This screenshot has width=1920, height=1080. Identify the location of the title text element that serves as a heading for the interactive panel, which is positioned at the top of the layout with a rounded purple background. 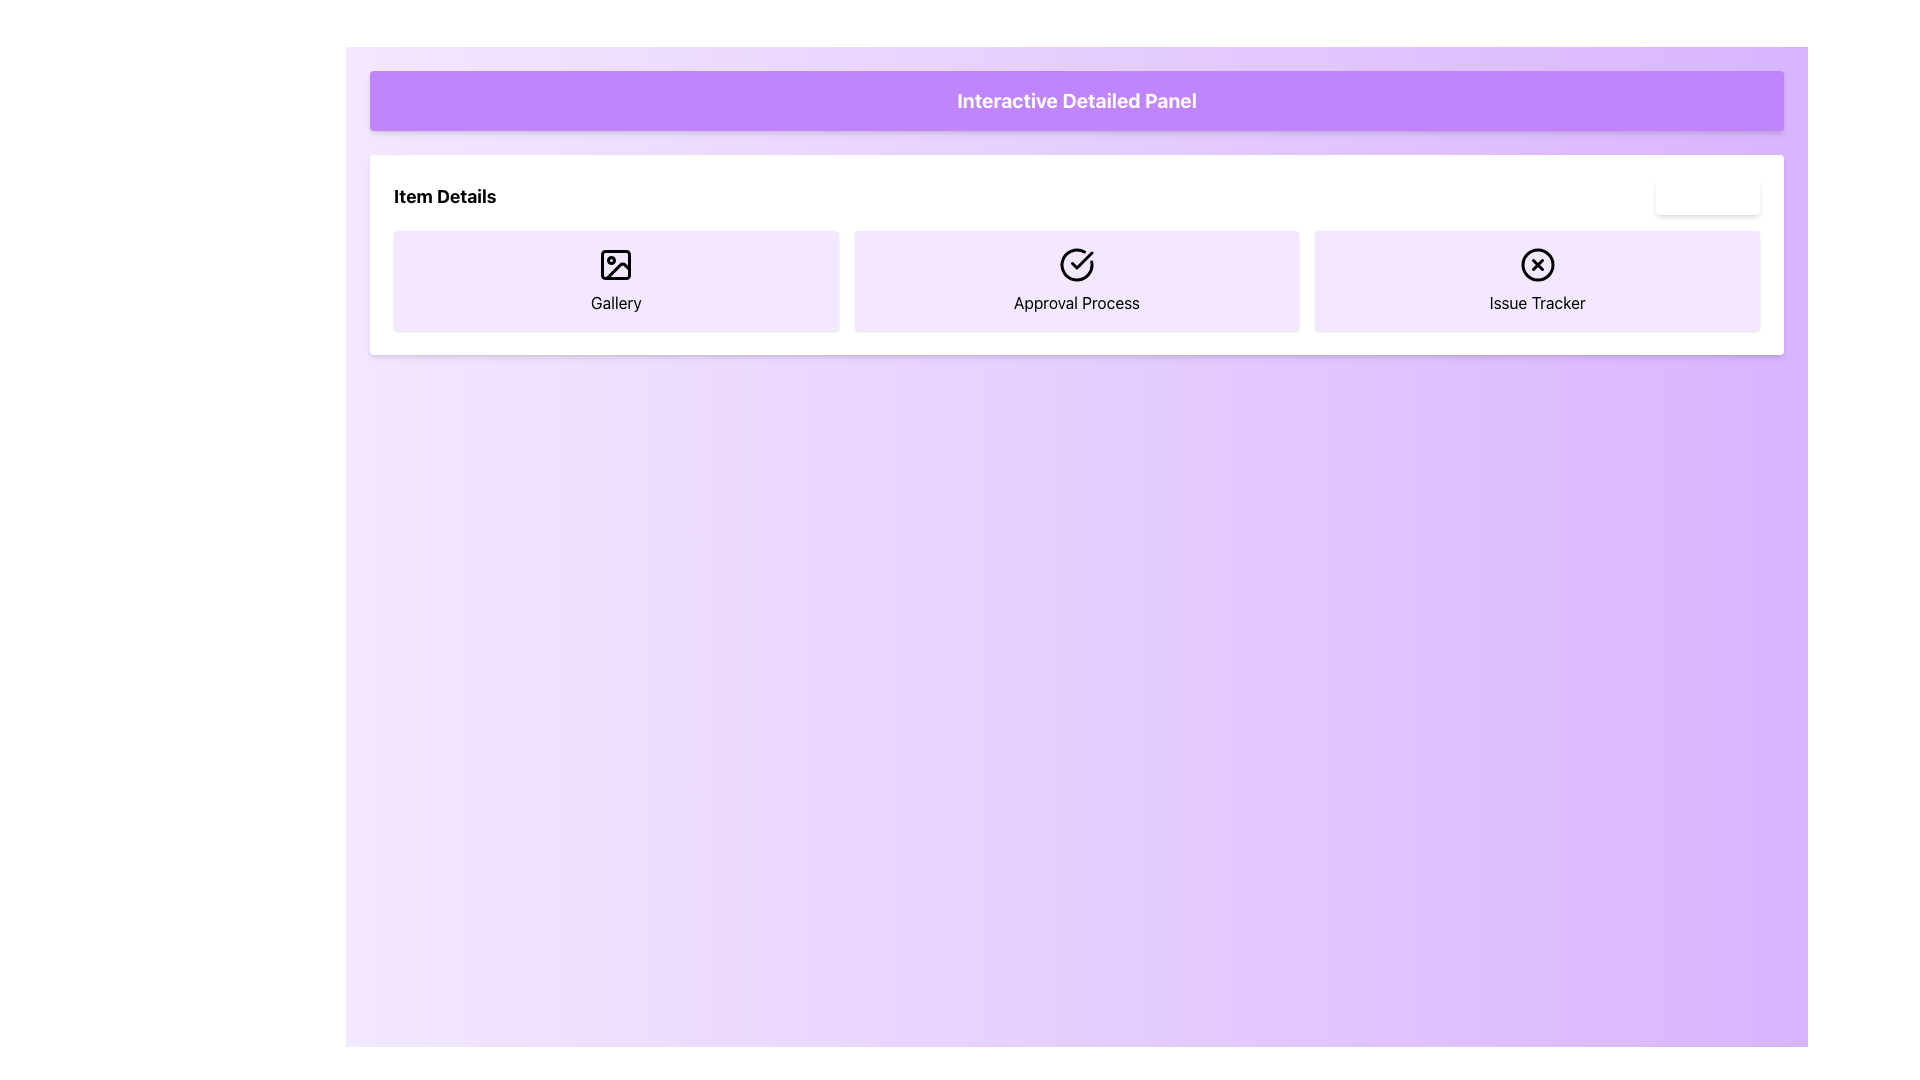
(1075, 100).